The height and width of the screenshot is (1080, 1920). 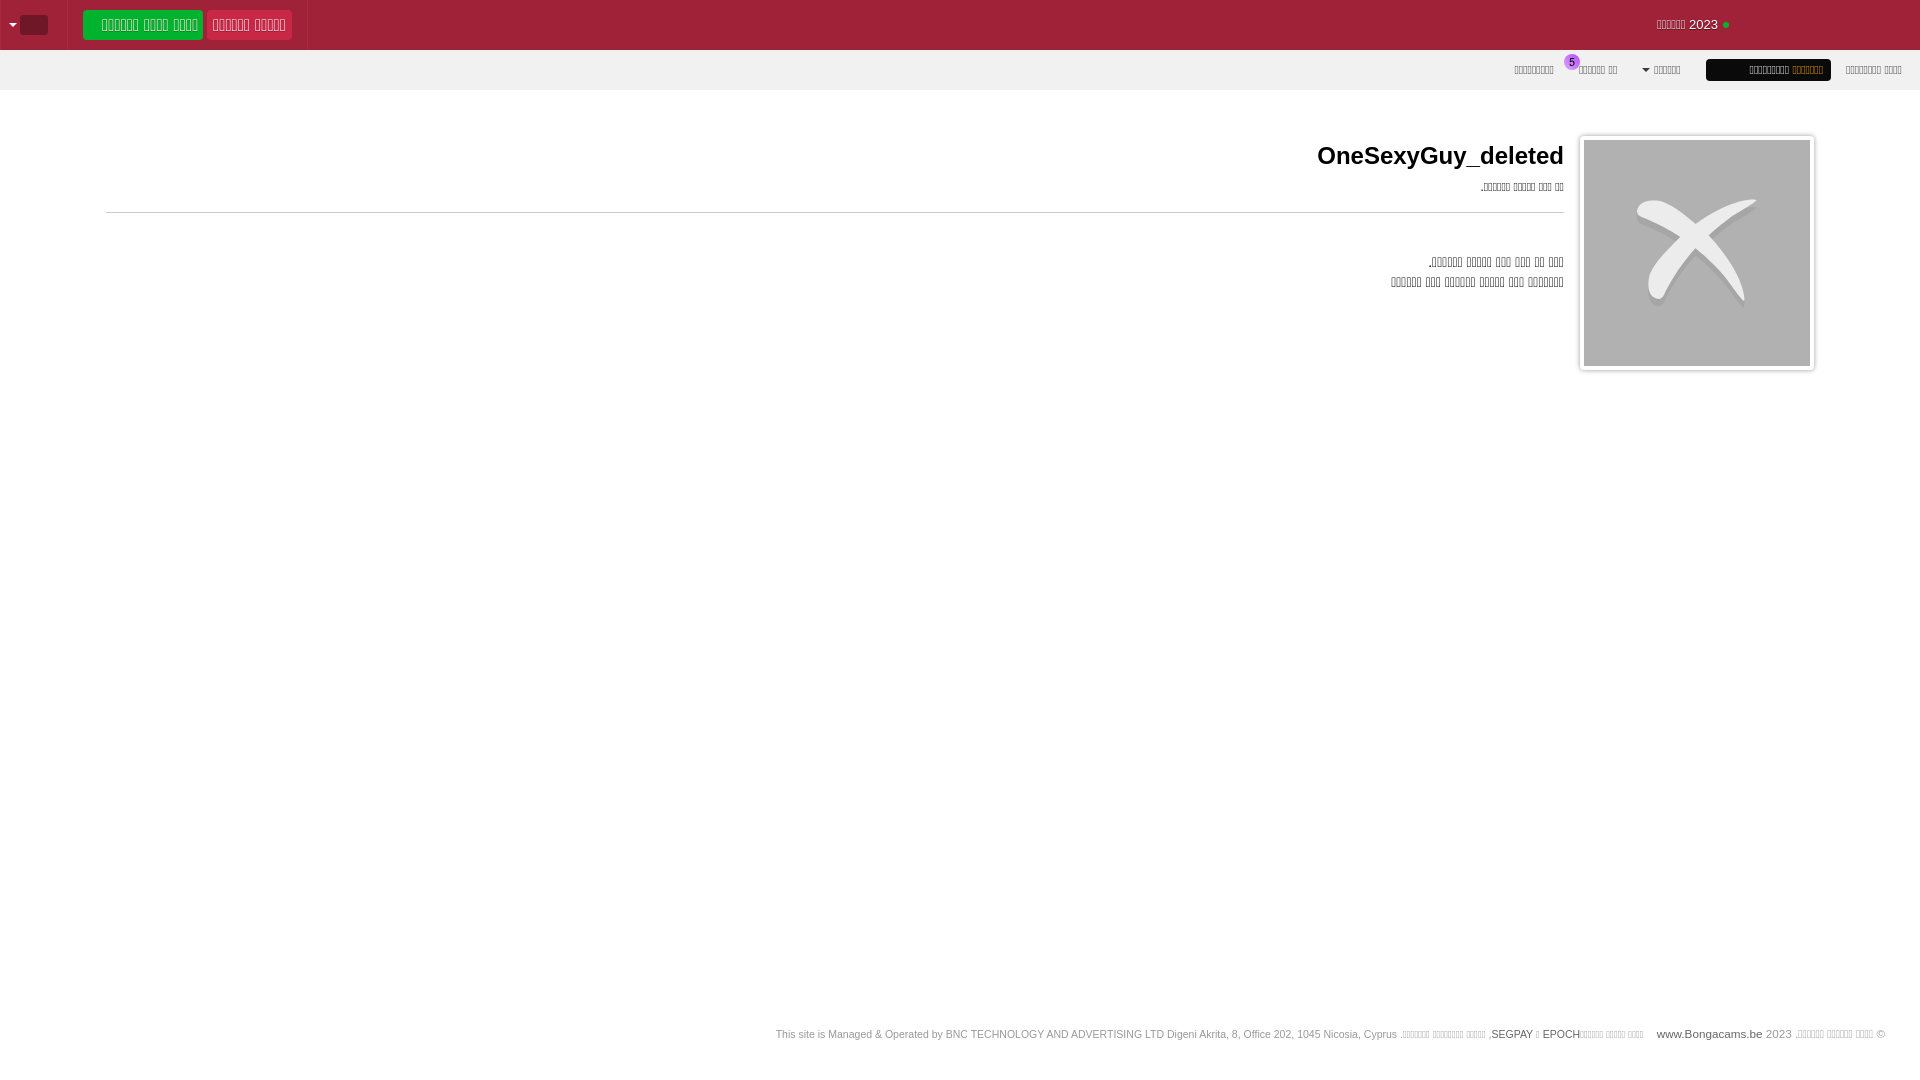 I want to click on 'Association of Sites Advocating Child Protection', so click(x=1448, y=1058).